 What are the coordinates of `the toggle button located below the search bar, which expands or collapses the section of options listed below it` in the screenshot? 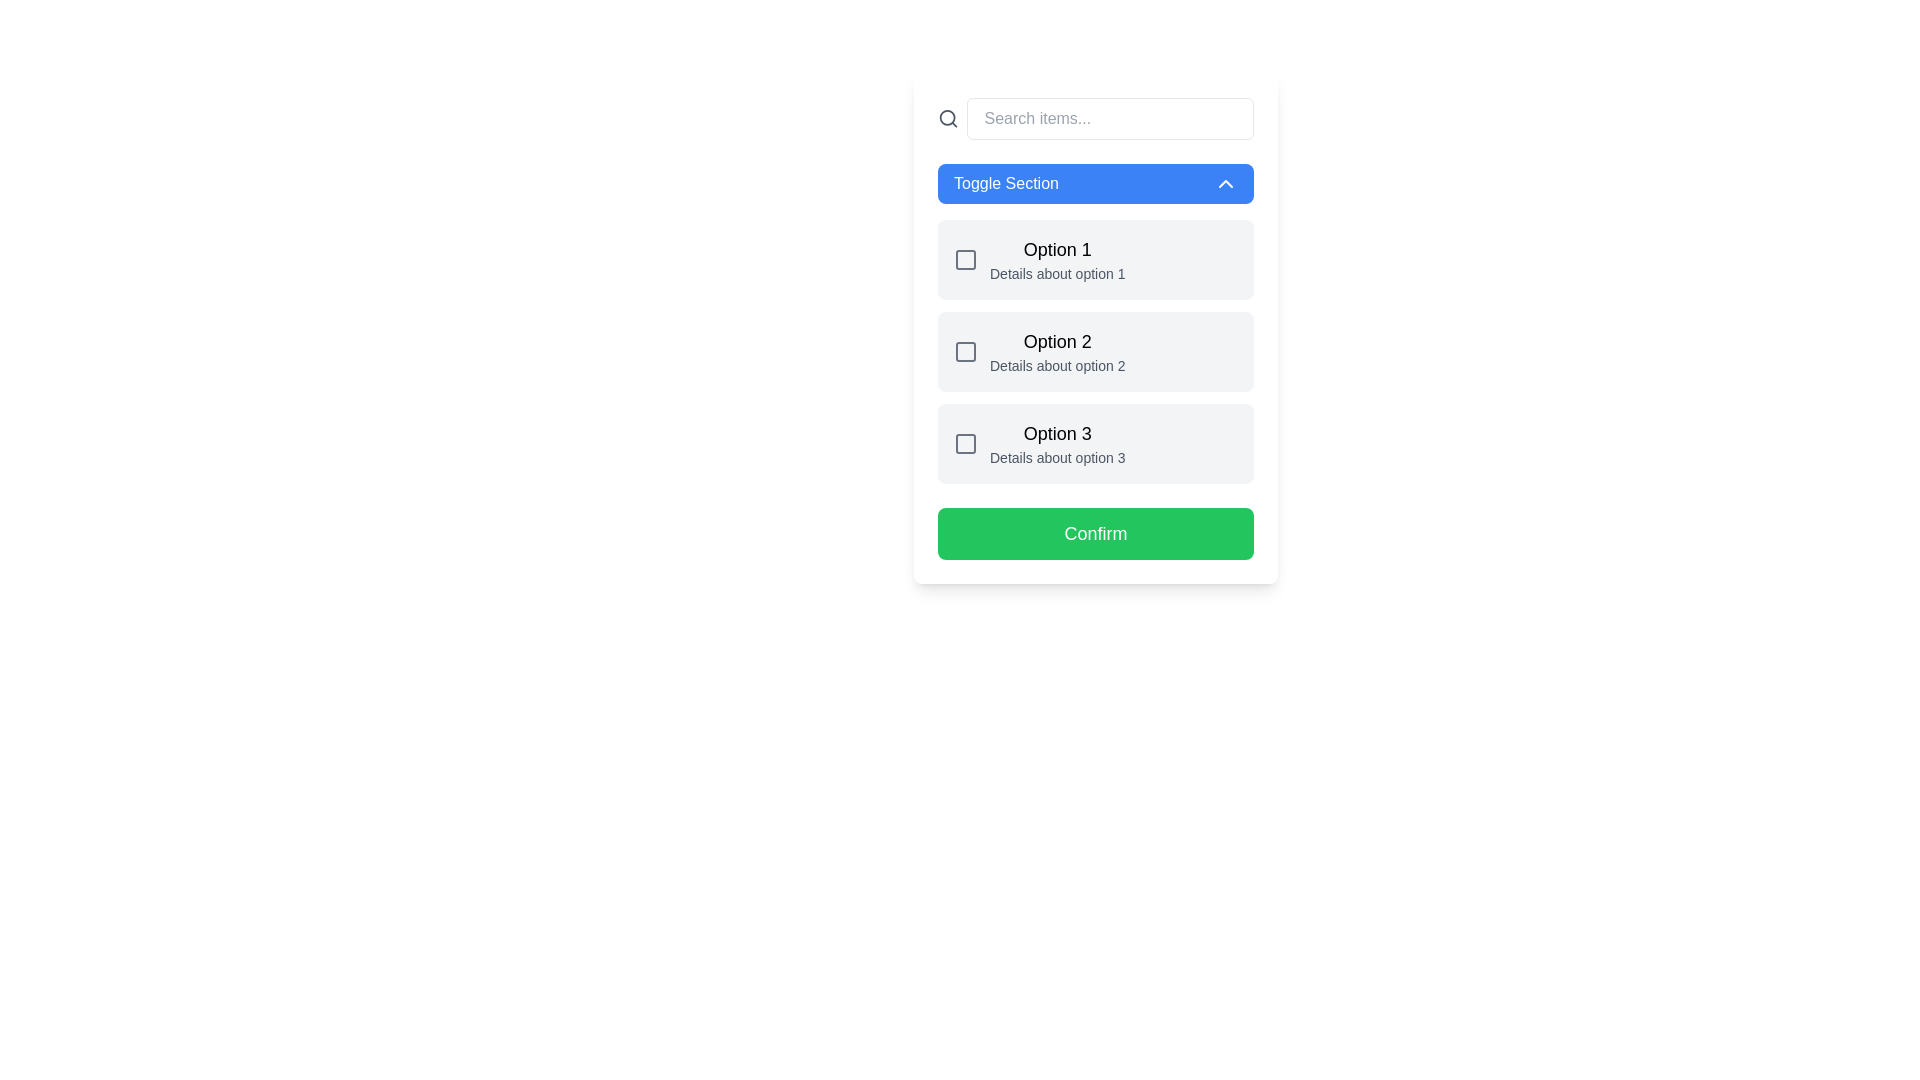 It's located at (1094, 184).